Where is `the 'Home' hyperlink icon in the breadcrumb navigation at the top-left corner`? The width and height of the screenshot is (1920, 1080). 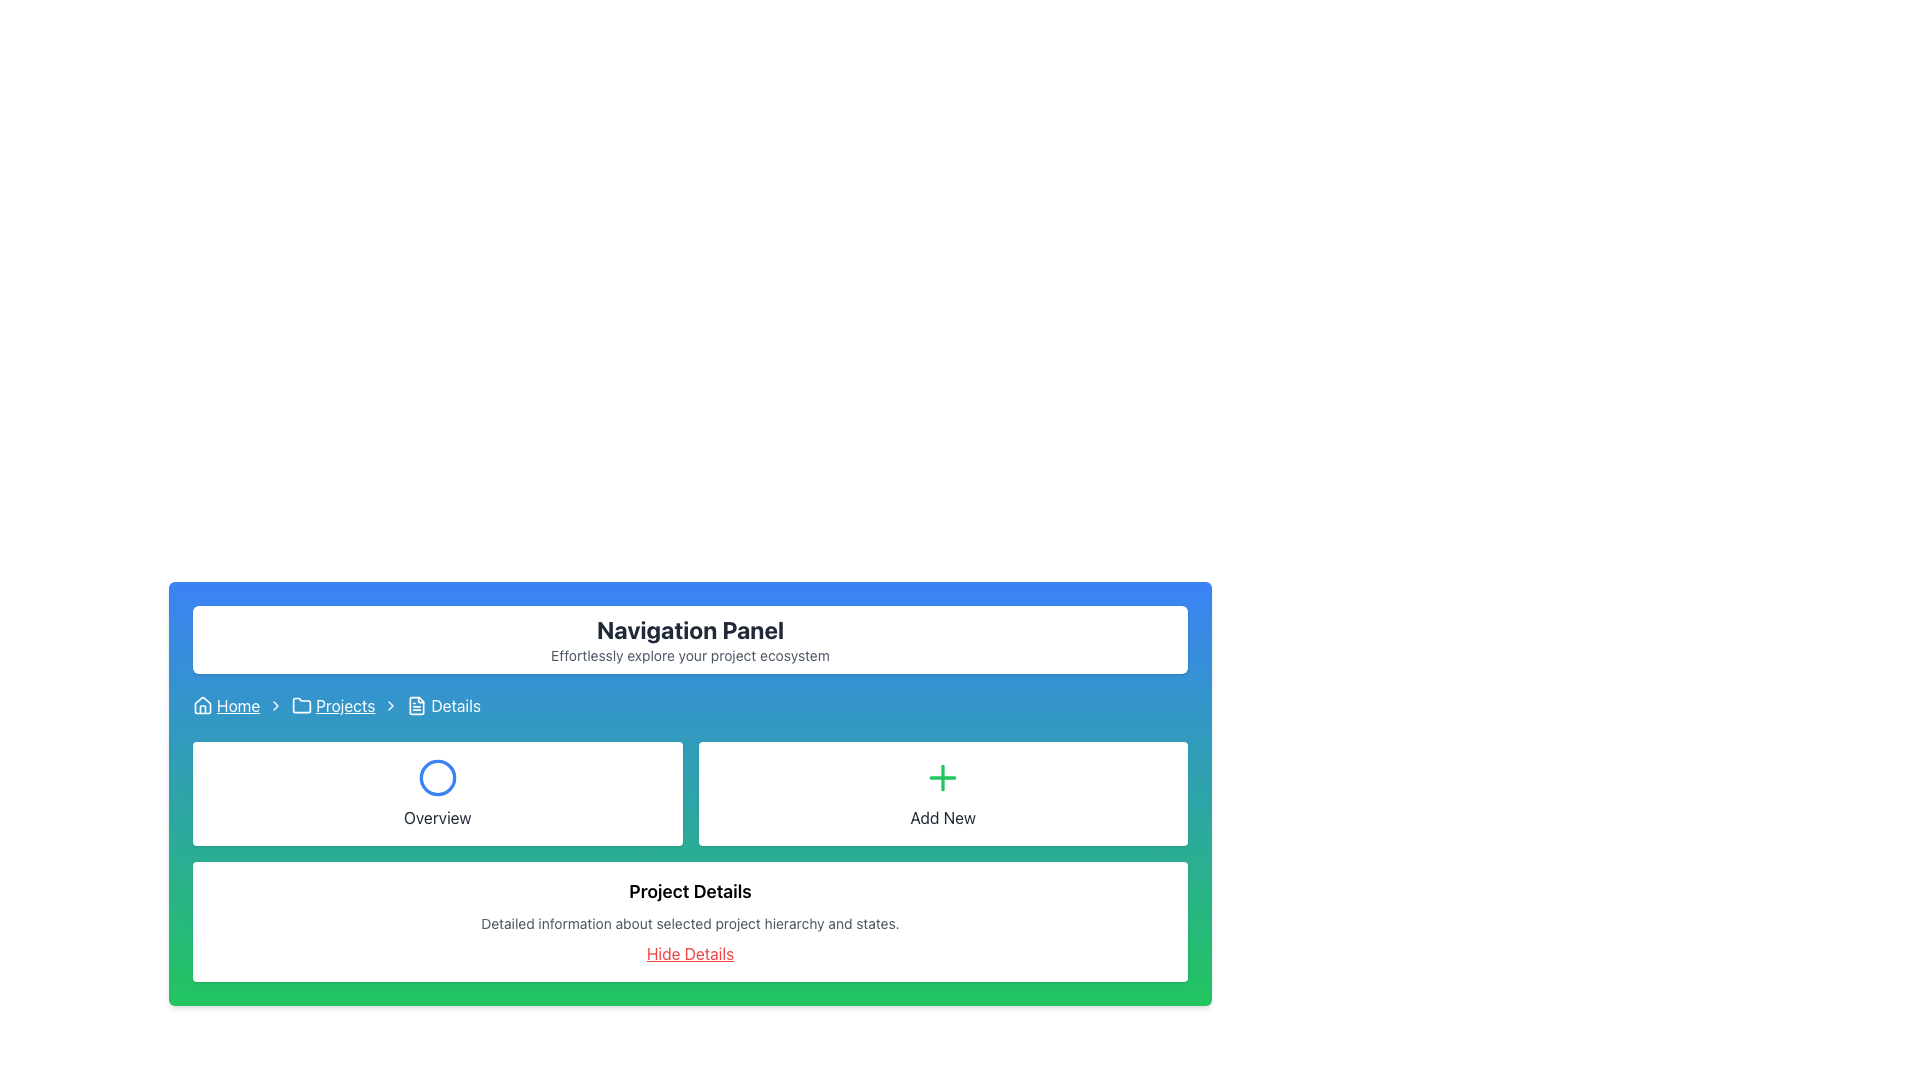 the 'Home' hyperlink icon in the breadcrumb navigation at the top-left corner is located at coordinates (226, 704).